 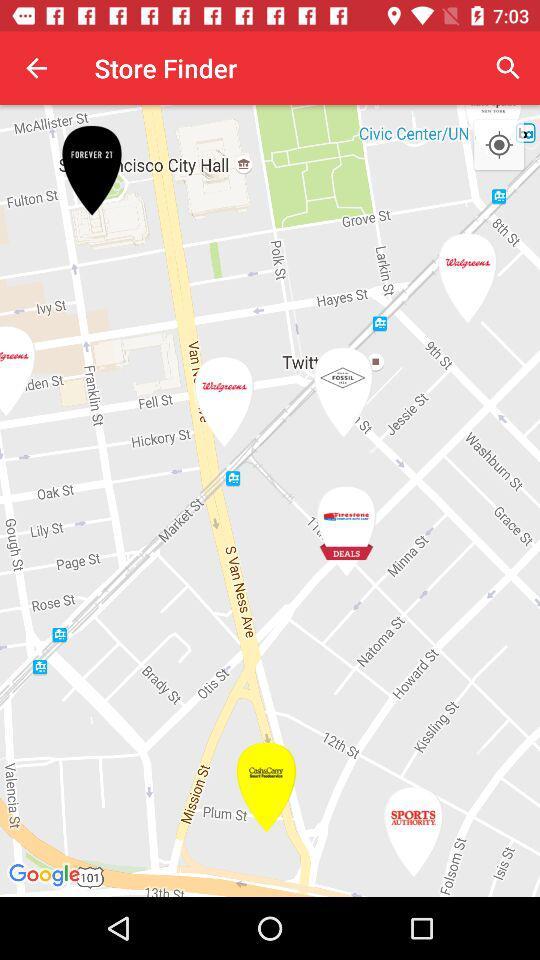 I want to click on app to the left of store finder app, so click(x=36, y=68).